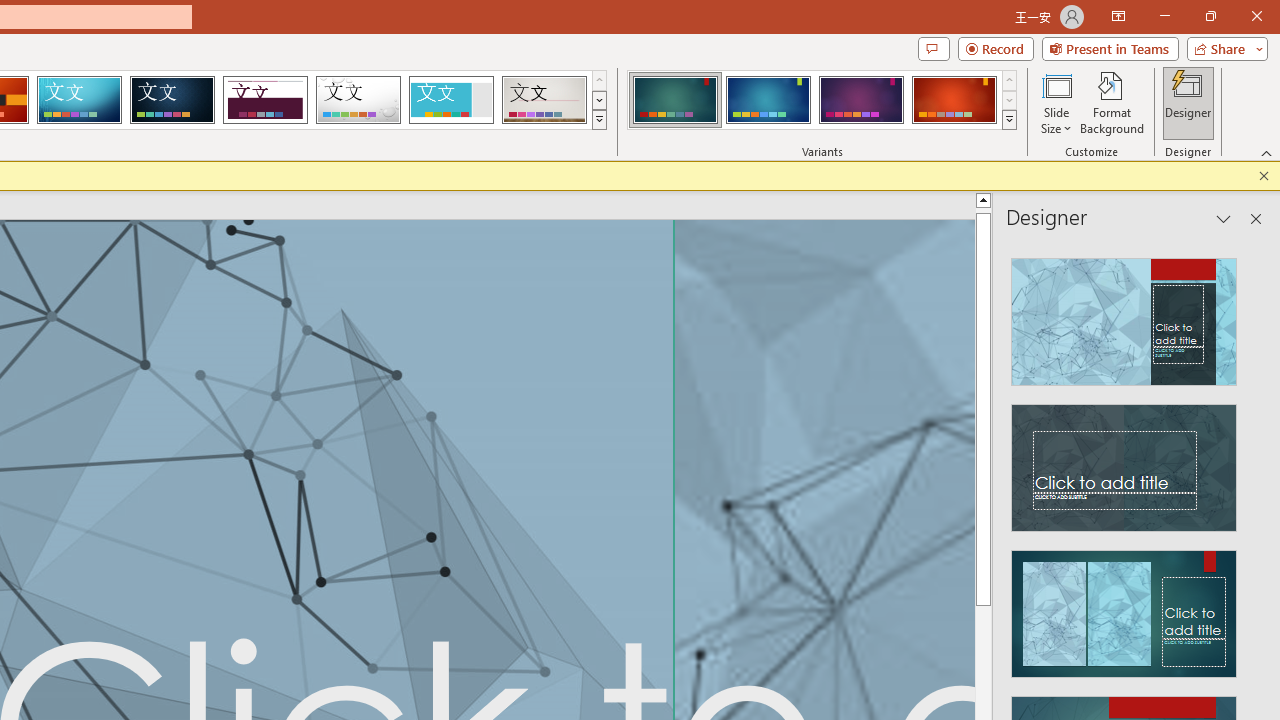 The width and height of the screenshot is (1280, 720). I want to click on 'Ion Variant 4', so click(953, 100).